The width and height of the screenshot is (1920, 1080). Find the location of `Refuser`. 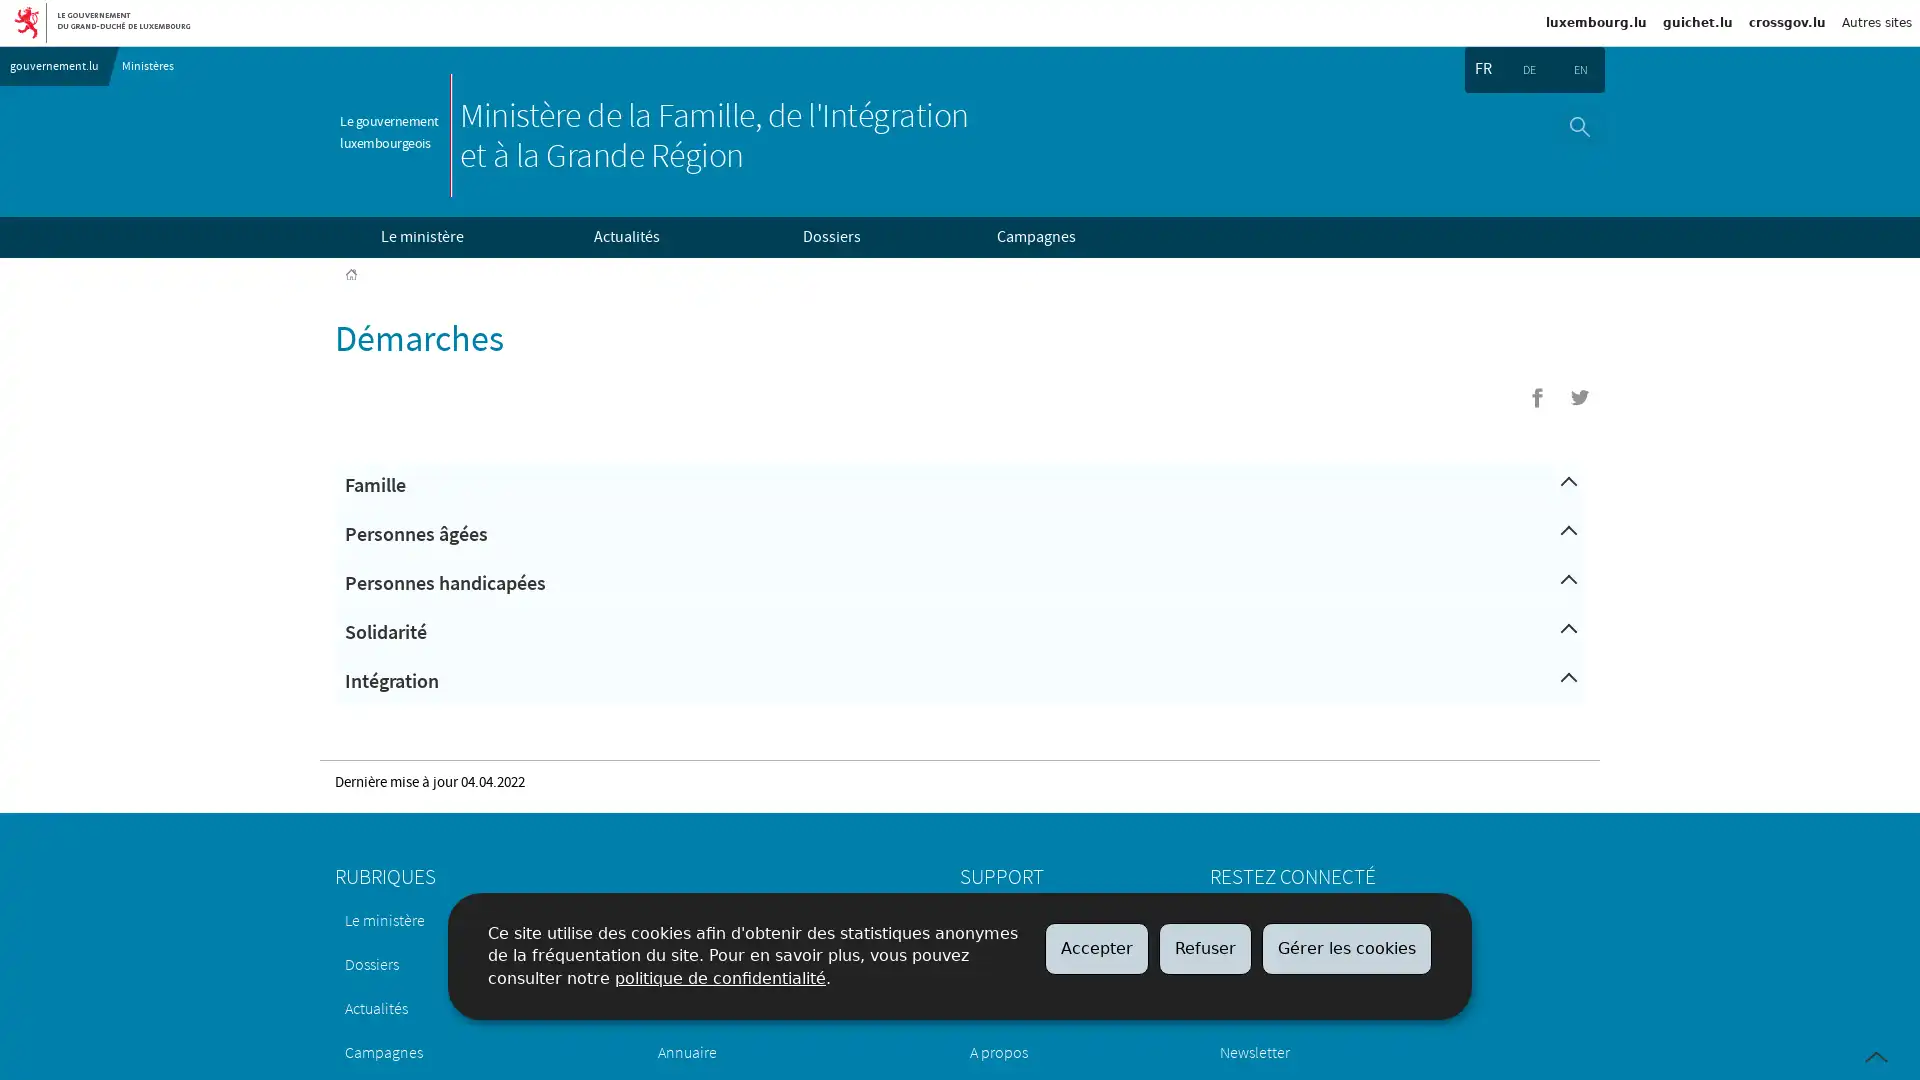

Refuser is located at coordinates (1204, 947).